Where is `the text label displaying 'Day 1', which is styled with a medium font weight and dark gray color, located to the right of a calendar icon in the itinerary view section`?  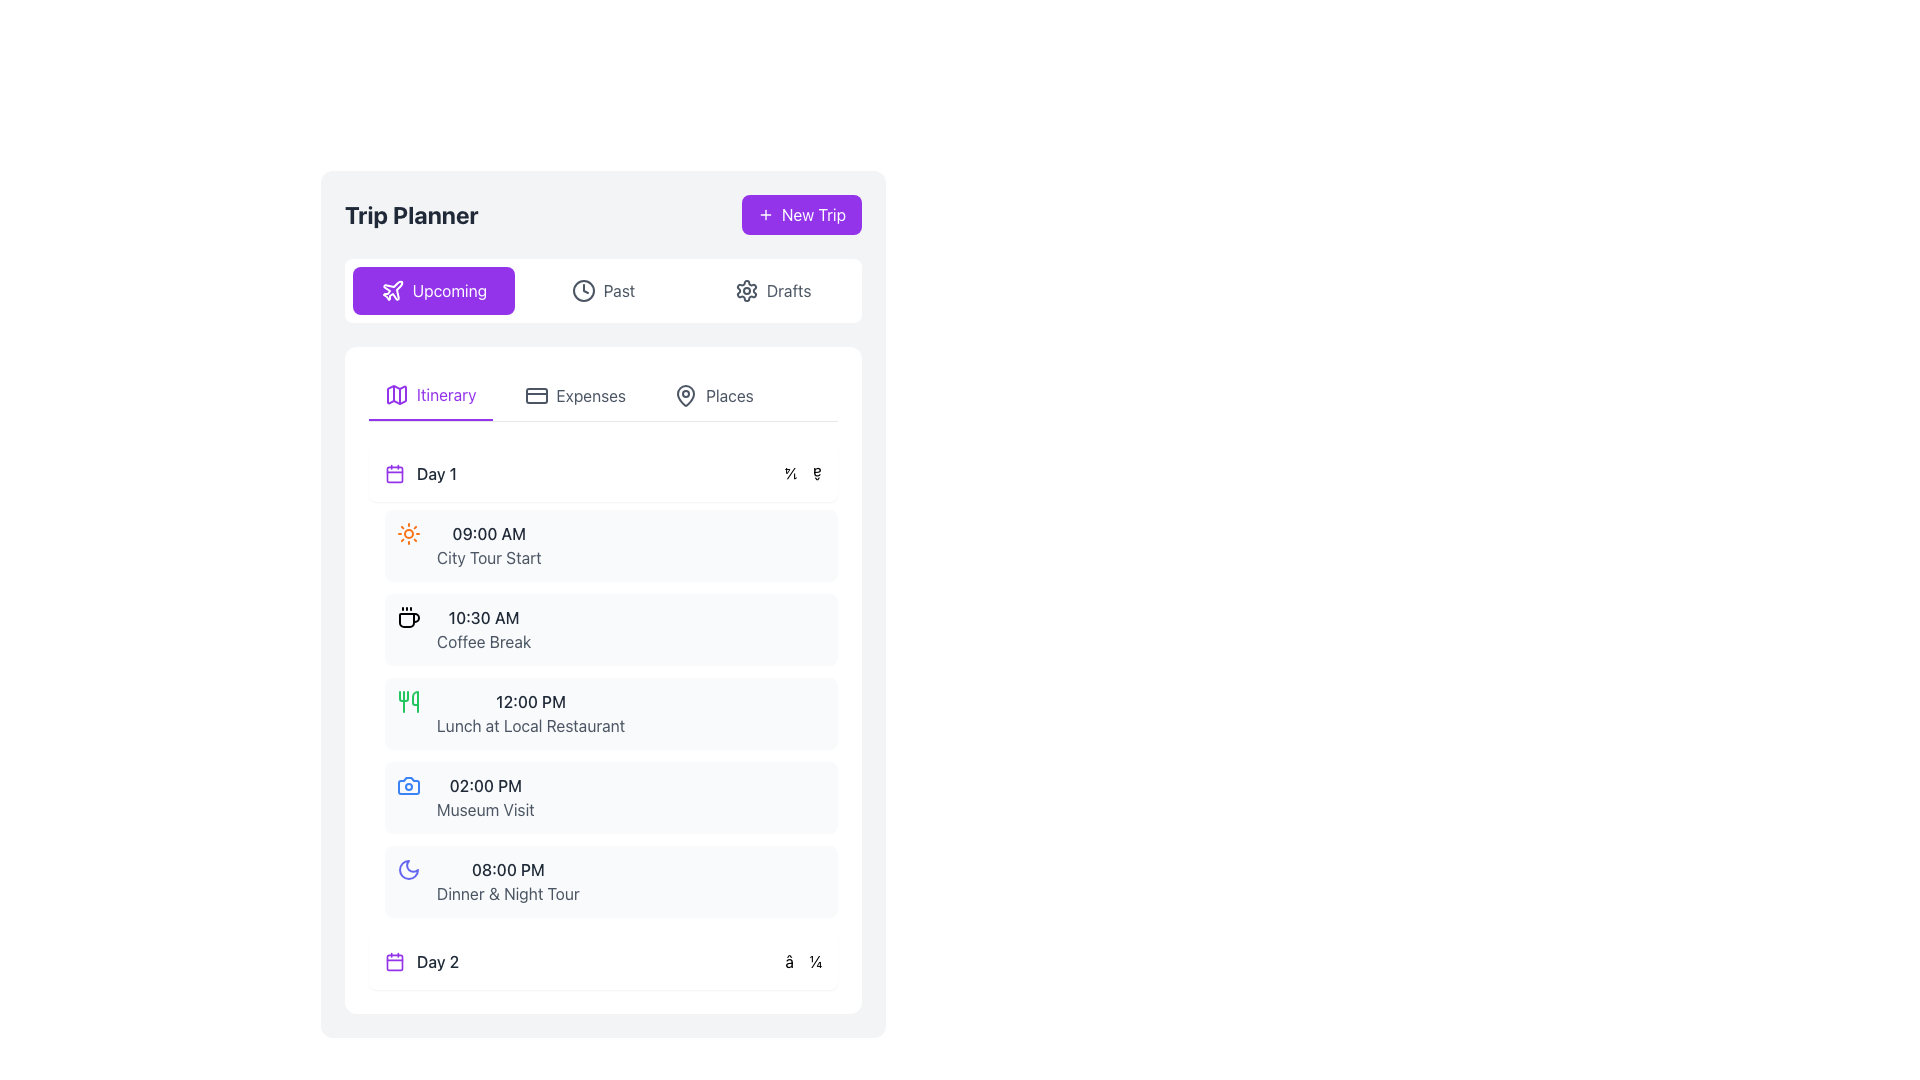 the text label displaying 'Day 1', which is styled with a medium font weight and dark gray color, located to the right of a calendar icon in the itinerary view section is located at coordinates (435, 474).